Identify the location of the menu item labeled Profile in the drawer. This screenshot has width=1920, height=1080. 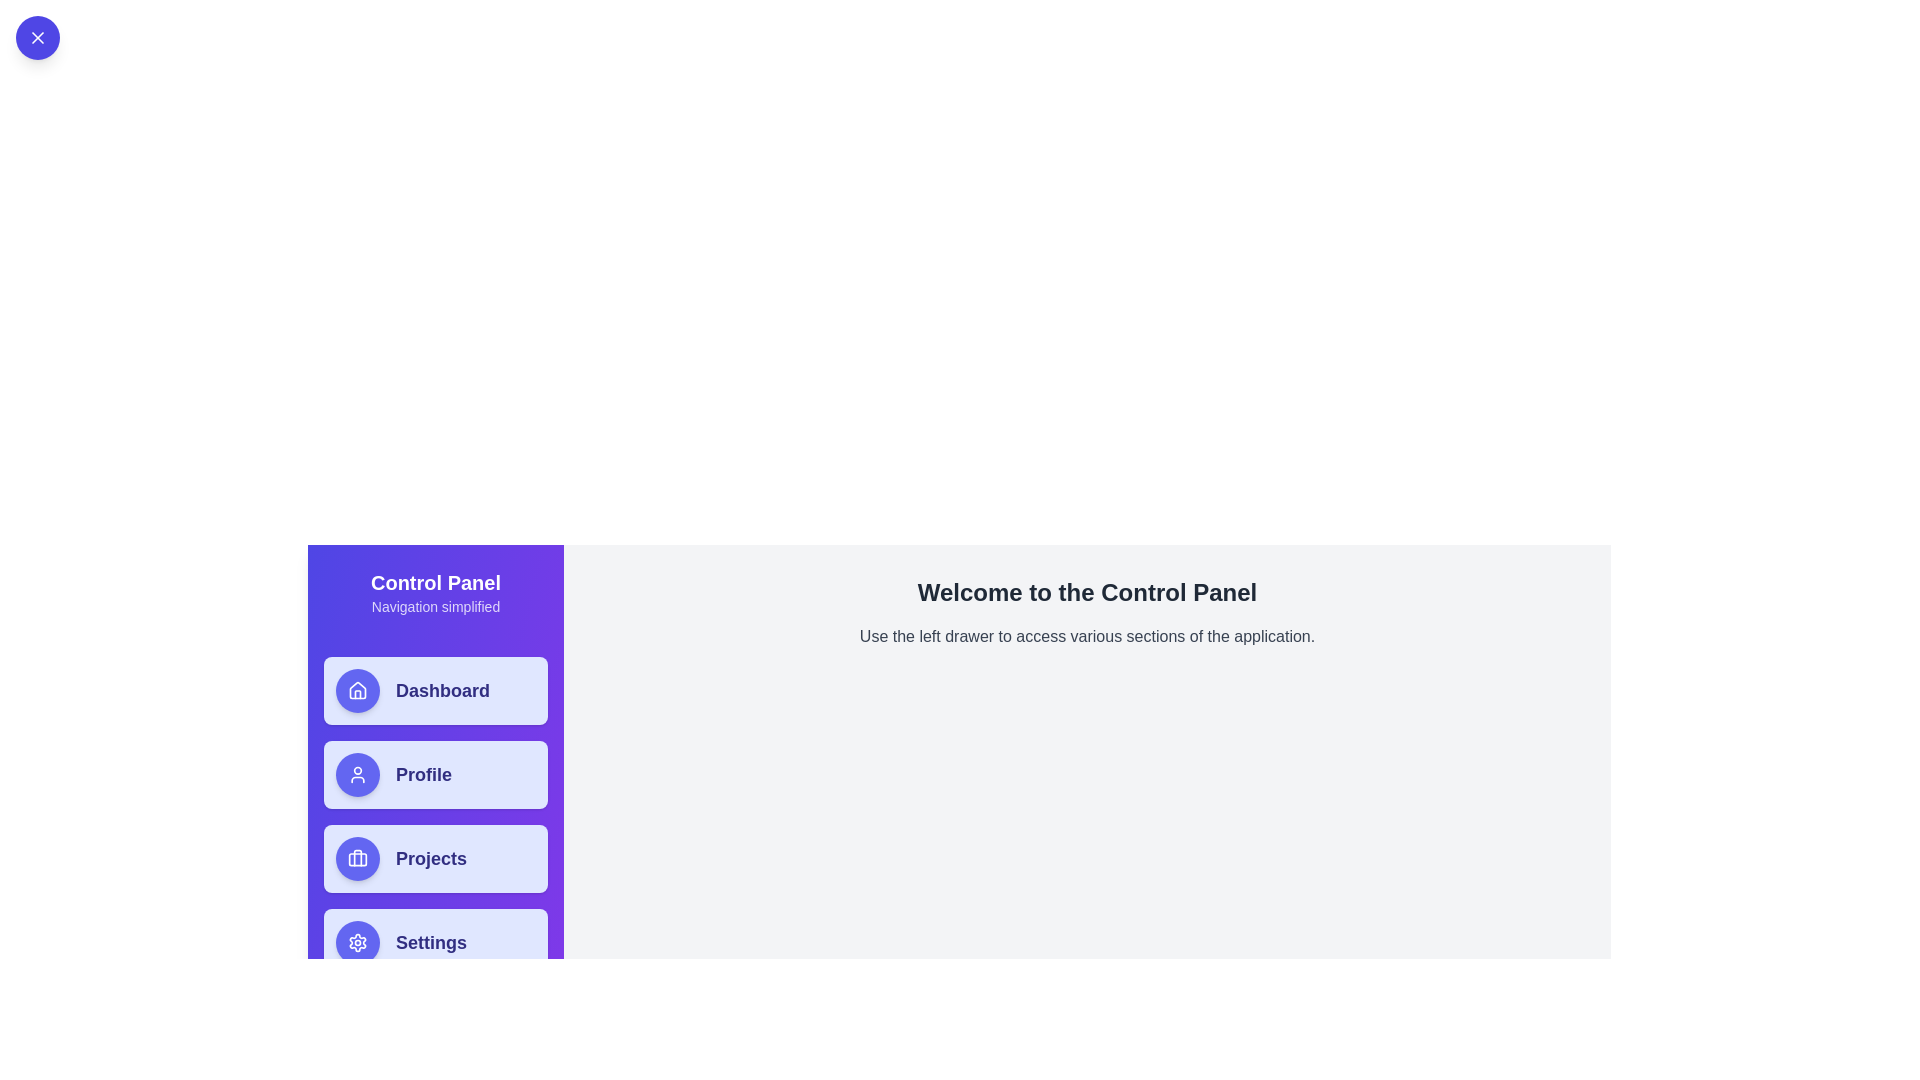
(435, 774).